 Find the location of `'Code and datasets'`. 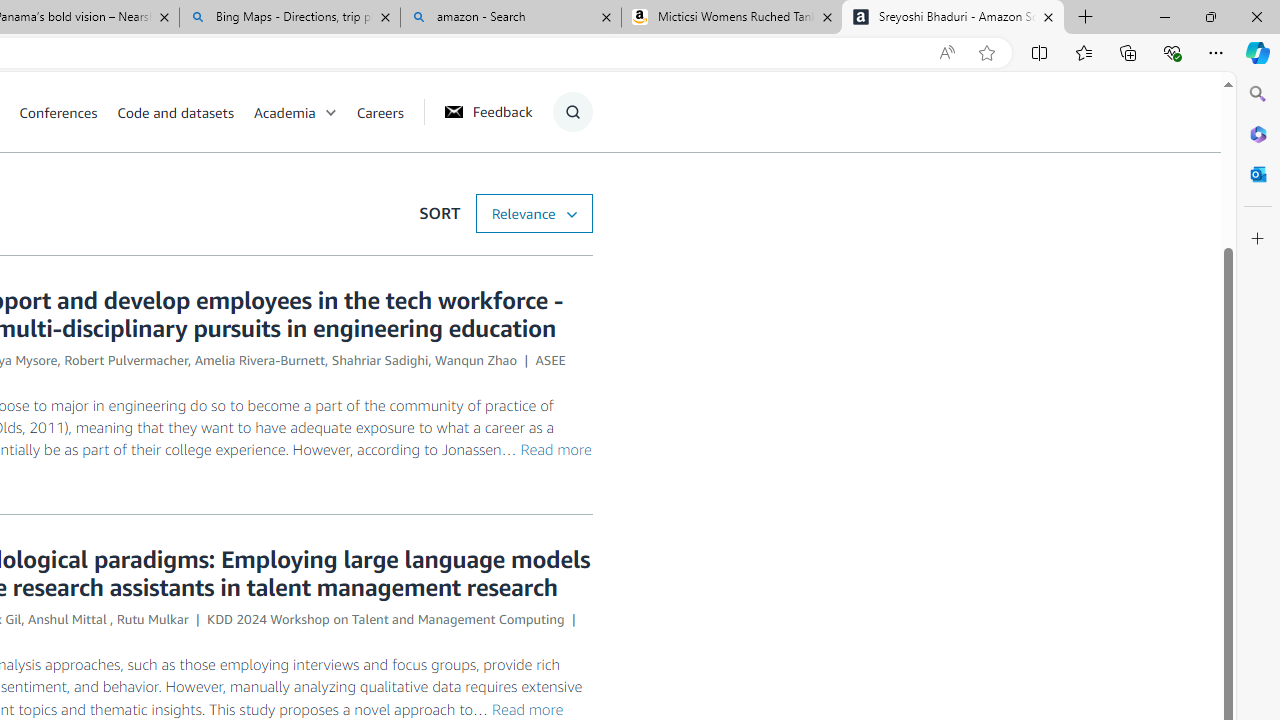

'Code and datasets' is located at coordinates (175, 111).